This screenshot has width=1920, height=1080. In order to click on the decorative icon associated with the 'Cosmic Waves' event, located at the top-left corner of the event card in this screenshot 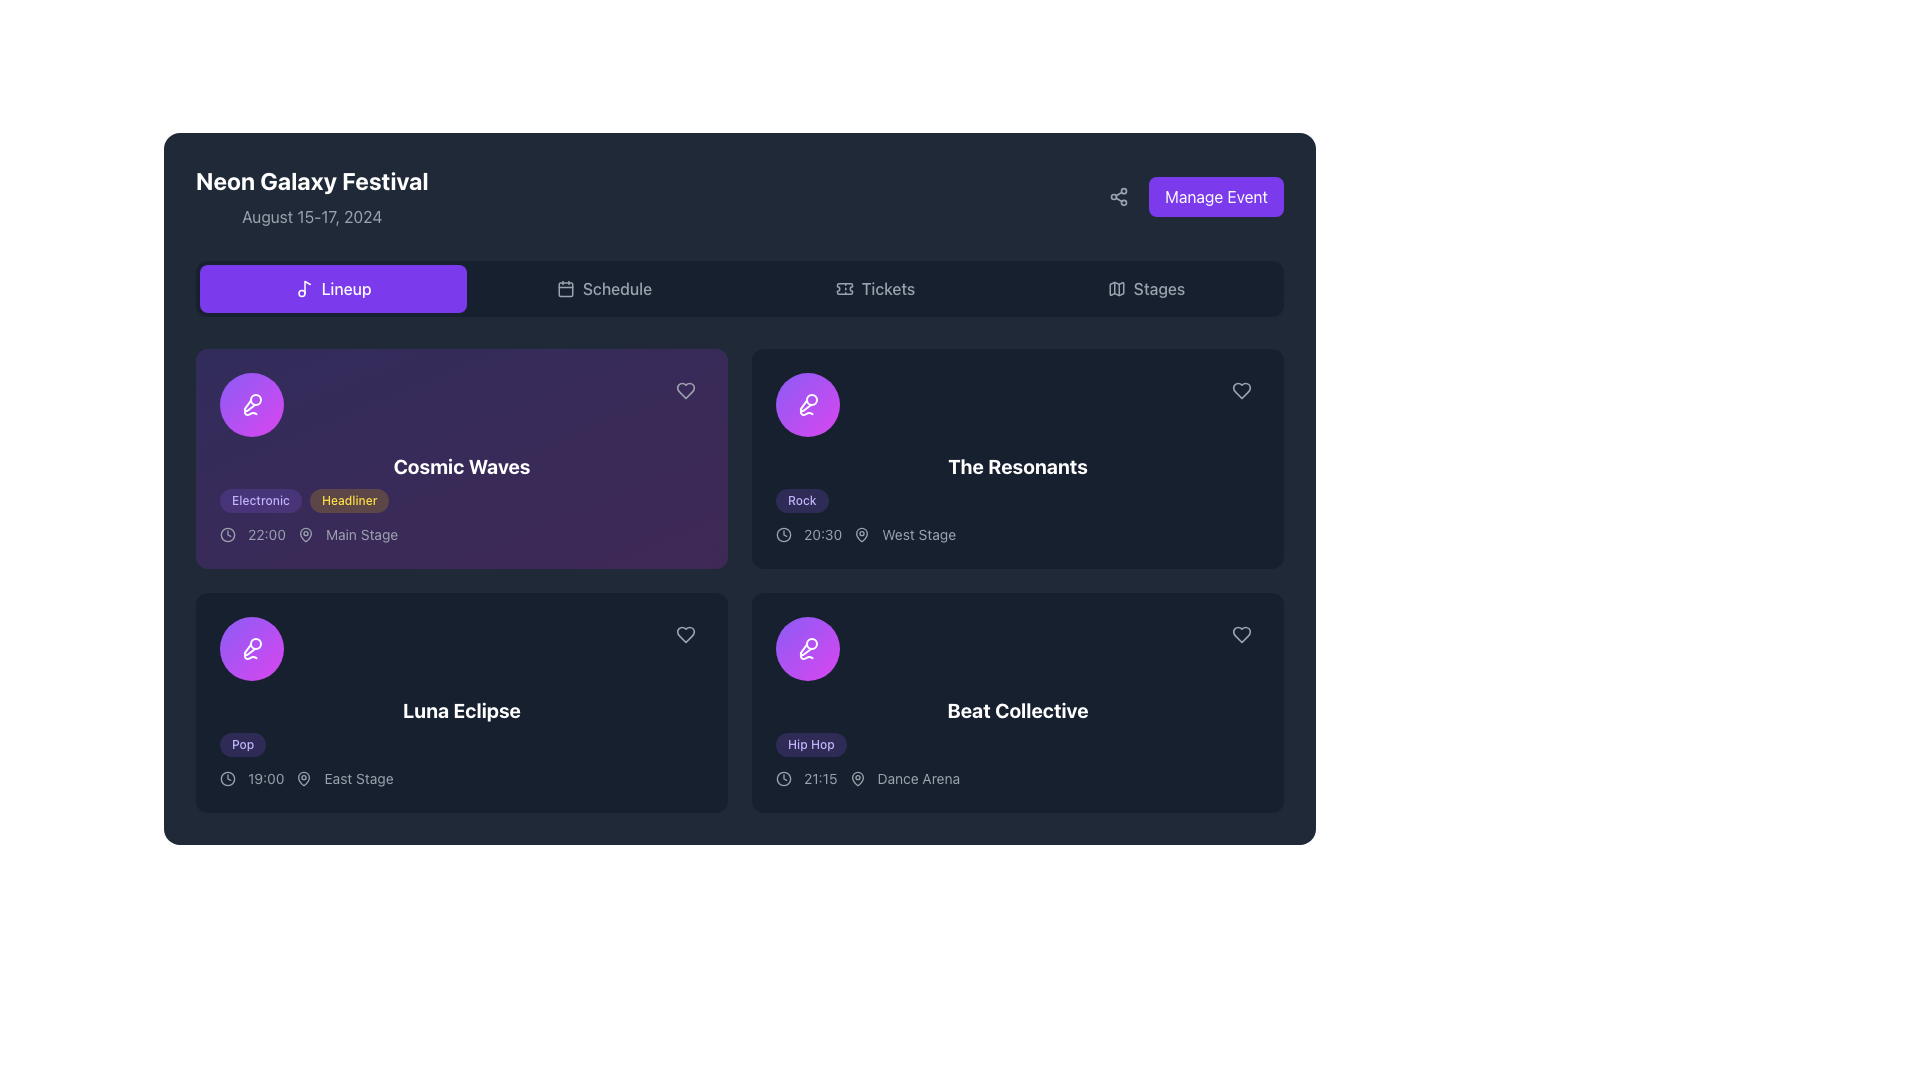, I will do `click(251, 405)`.